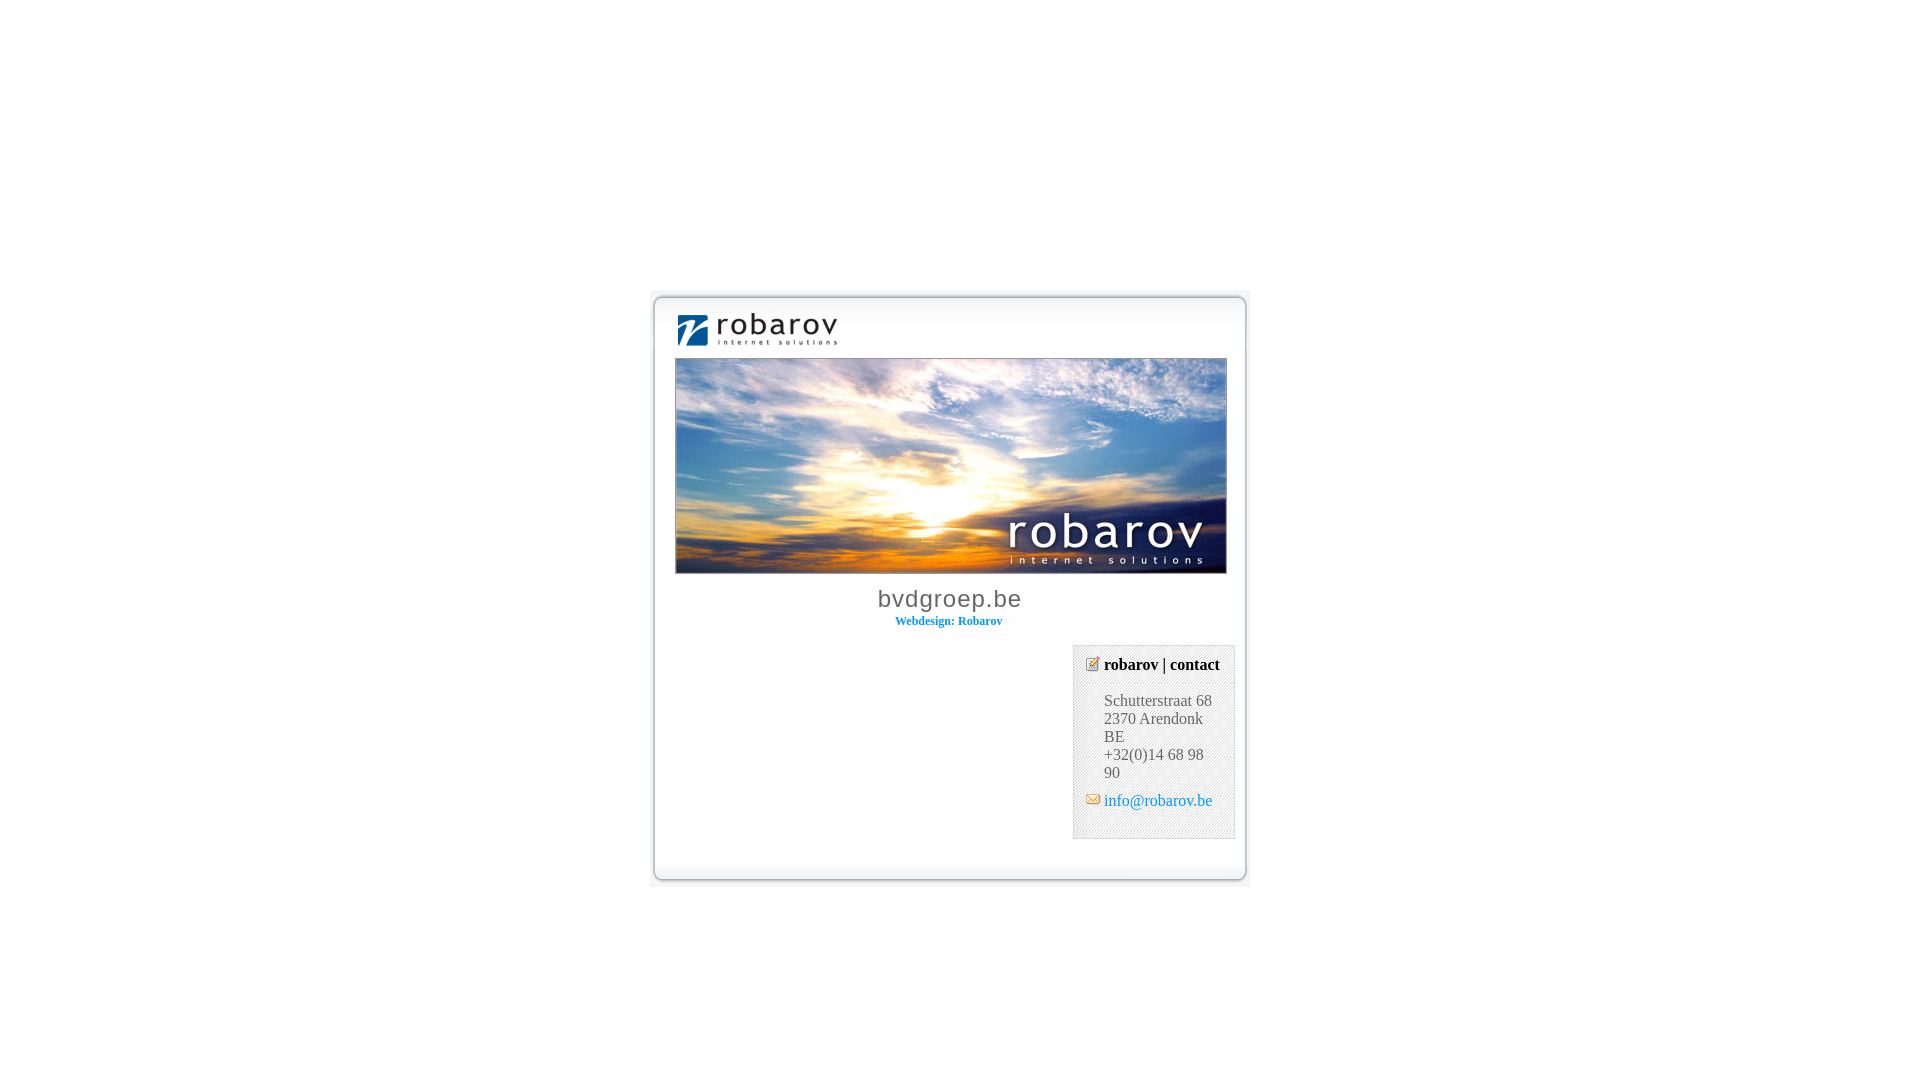 Image resolution: width=1920 pixels, height=1080 pixels. What do you see at coordinates (947, 620) in the screenshot?
I see `'Webdesign: Robarov'` at bounding box center [947, 620].